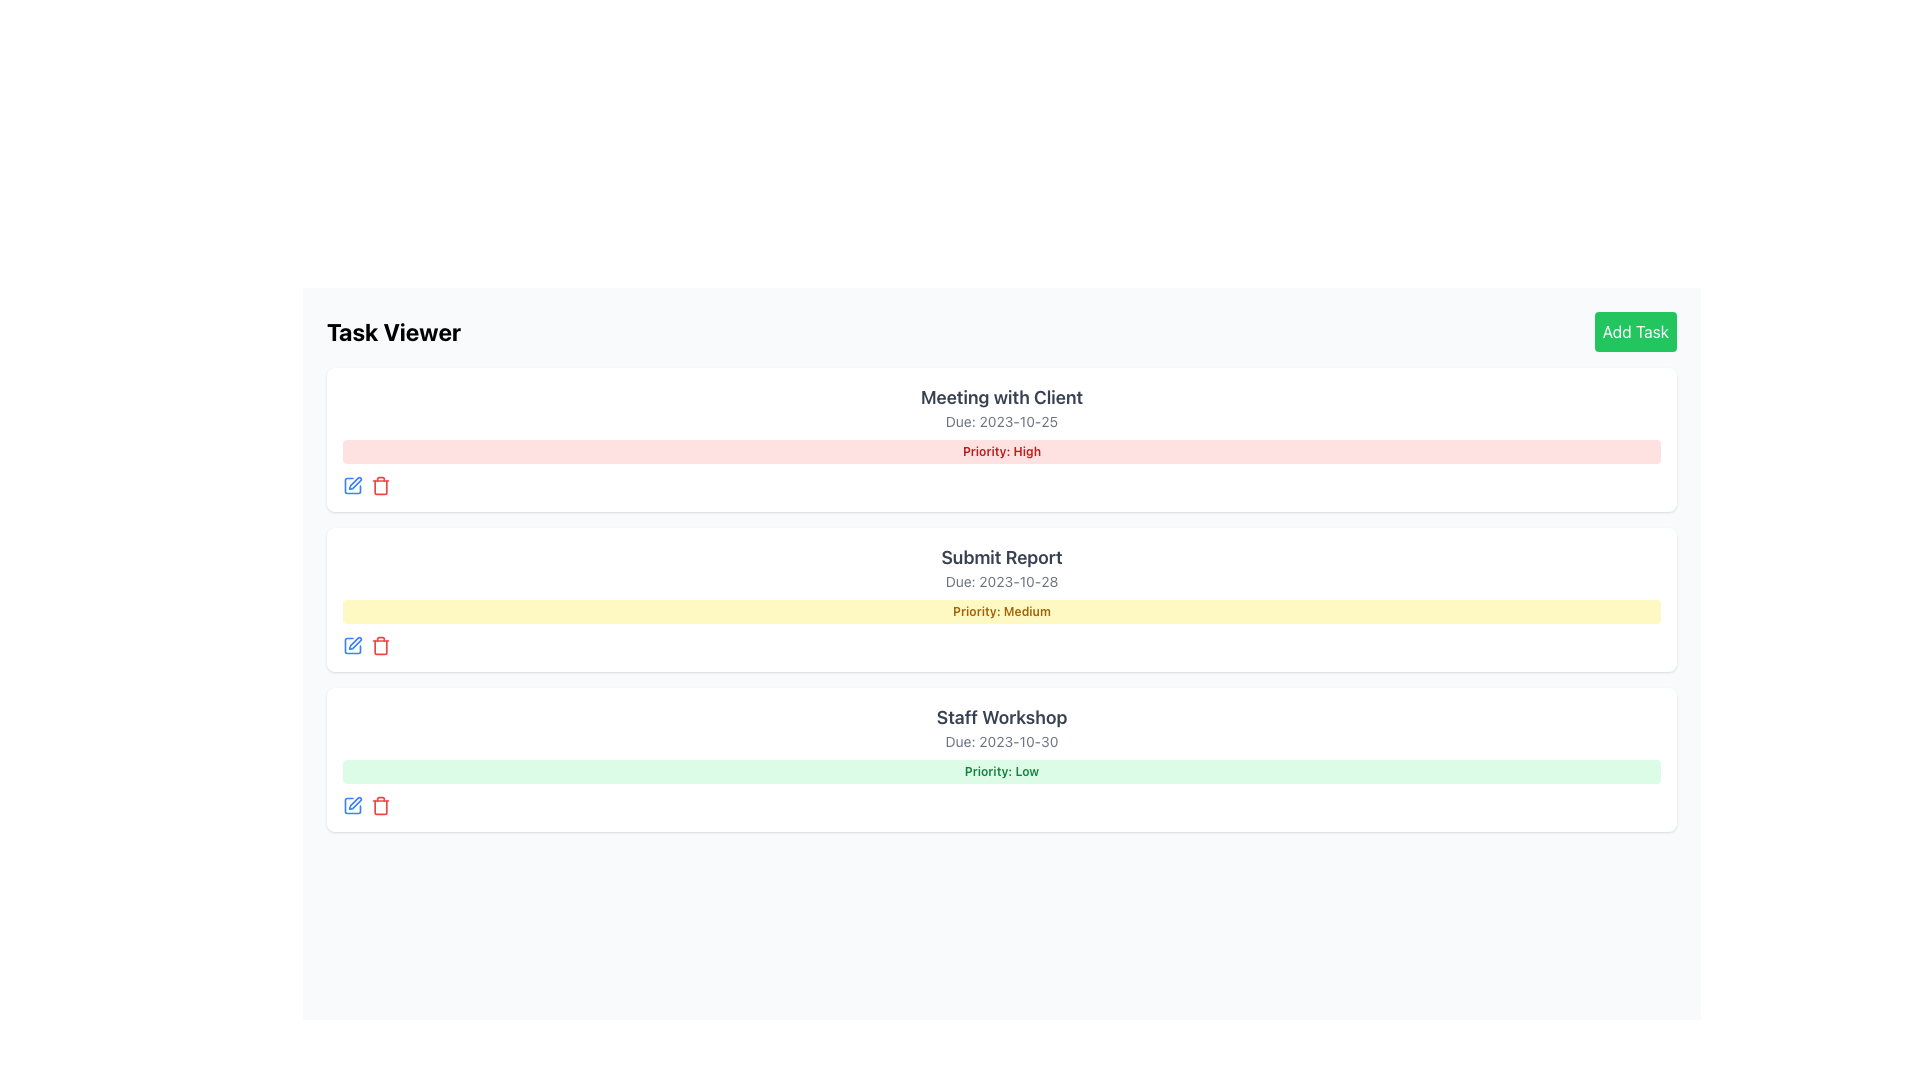 Image resolution: width=1920 pixels, height=1080 pixels. Describe the element at coordinates (1002, 420) in the screenshot. I see `displayed due date from the static text element located in the middle portion of the 'Meeting with Client' card, positioned between the title and the priority text` at that location.